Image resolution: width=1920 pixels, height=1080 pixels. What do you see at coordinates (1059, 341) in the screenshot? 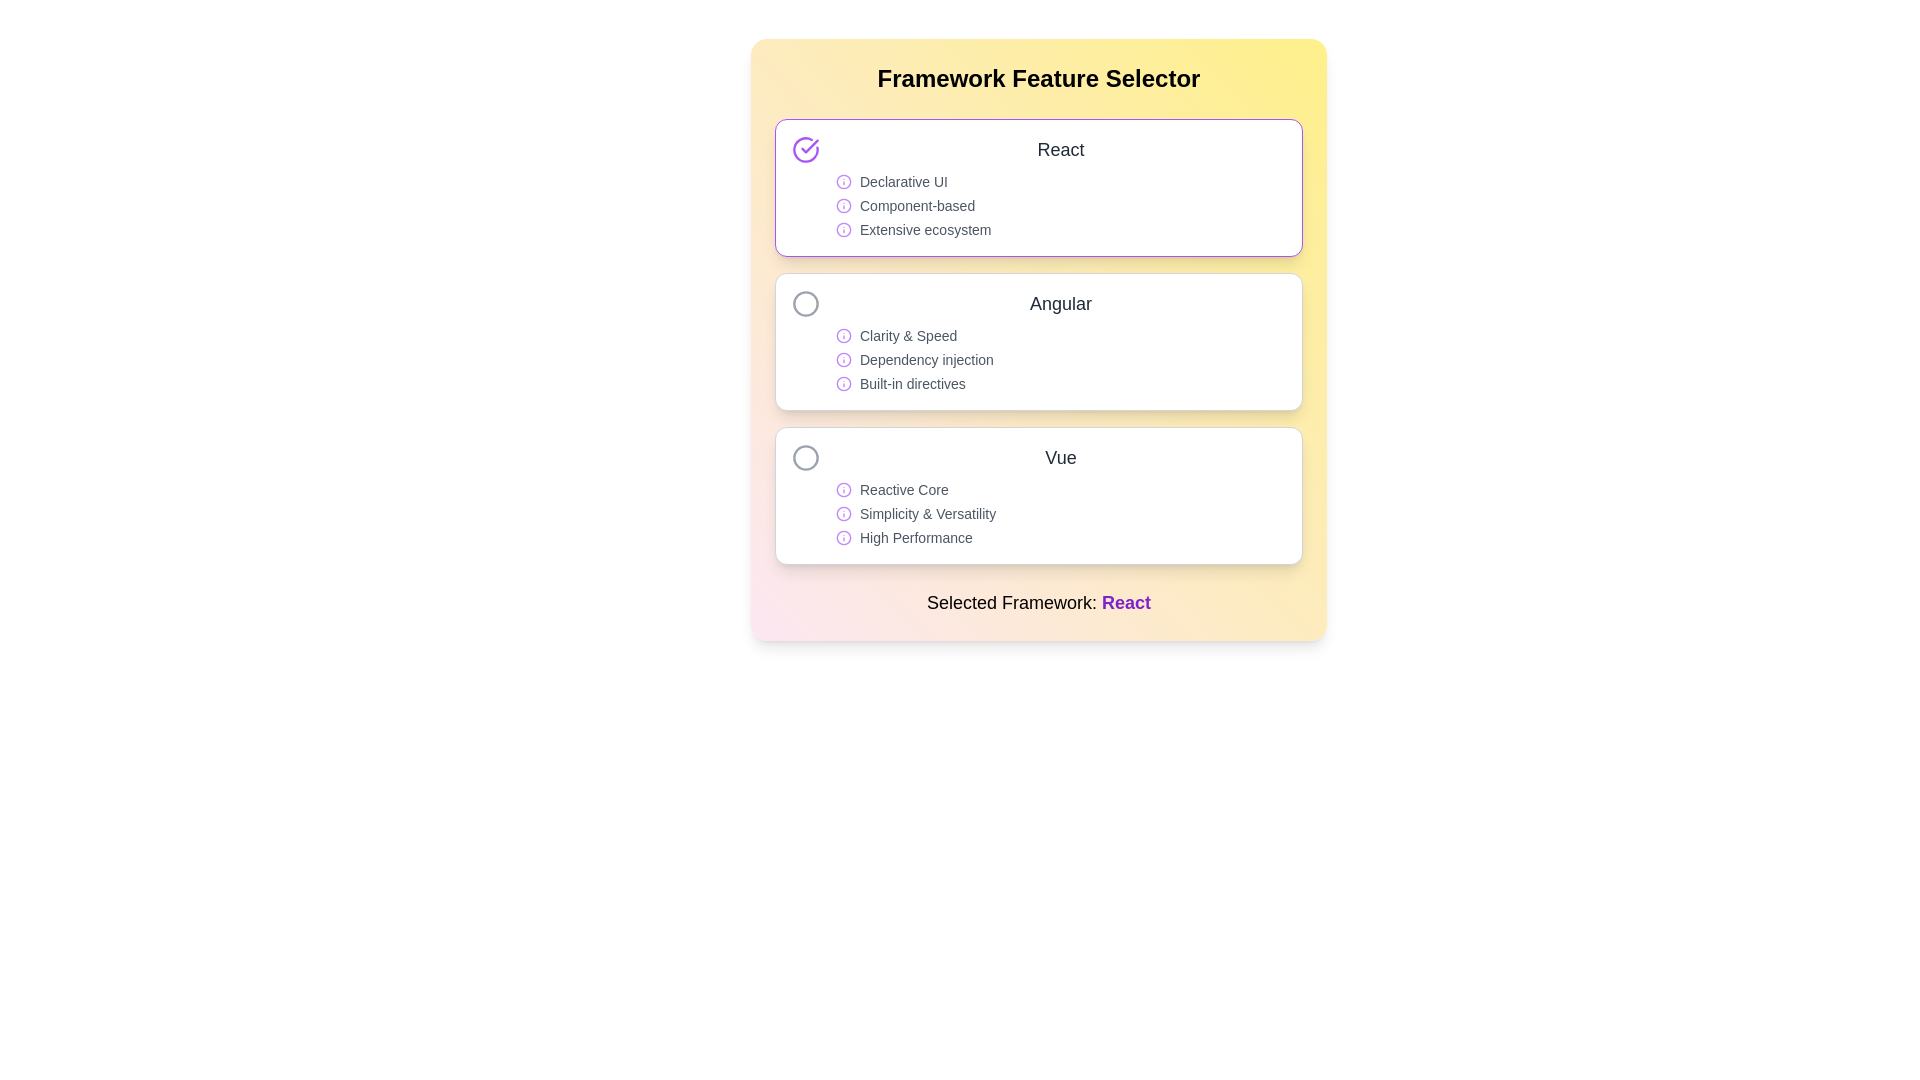
I see `and read the content within the 'Angular' feature description card, which includes the title 'Angular' and features such as 'Clarity & Speed', 'Dependency injection', and 'Built-in directives'` at bounding box center [1059, 341].